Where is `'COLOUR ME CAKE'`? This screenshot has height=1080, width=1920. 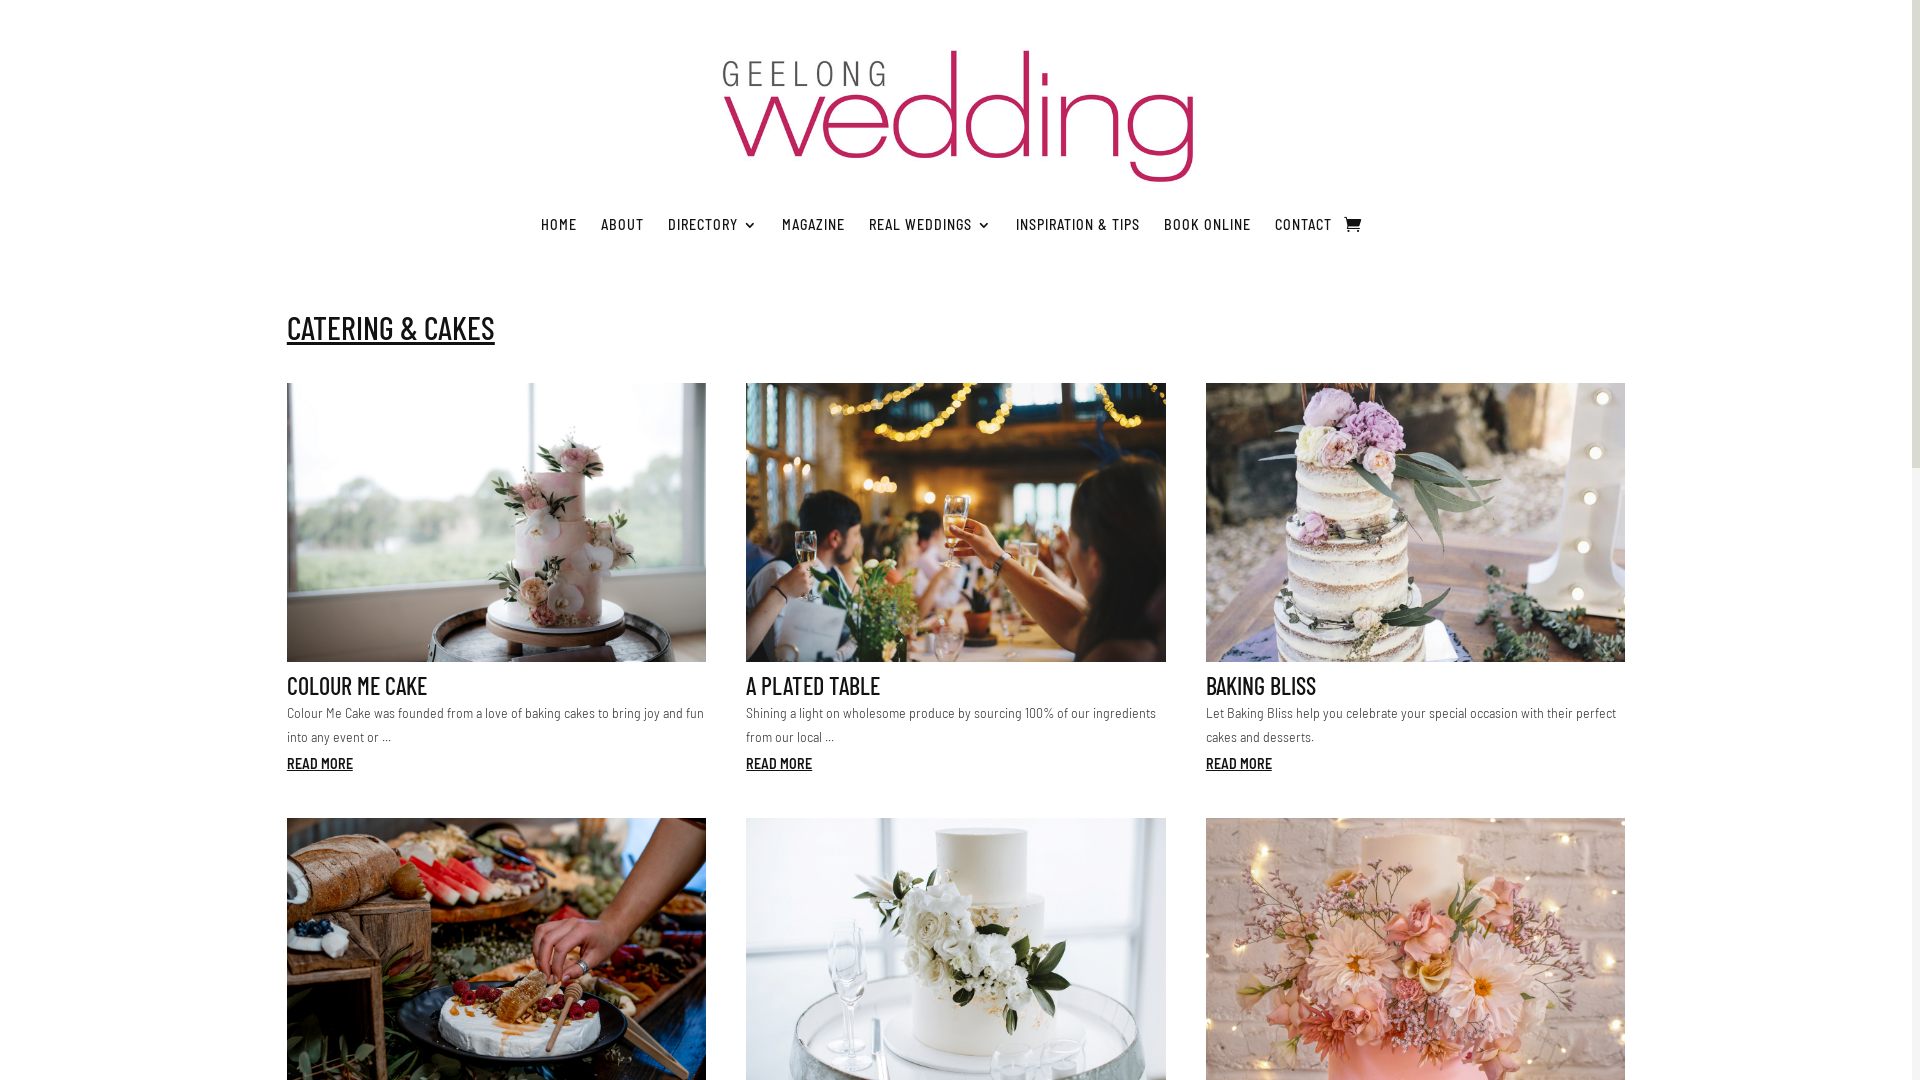 'COLOUR ME CAKE' is located at coordinates (356, 685).